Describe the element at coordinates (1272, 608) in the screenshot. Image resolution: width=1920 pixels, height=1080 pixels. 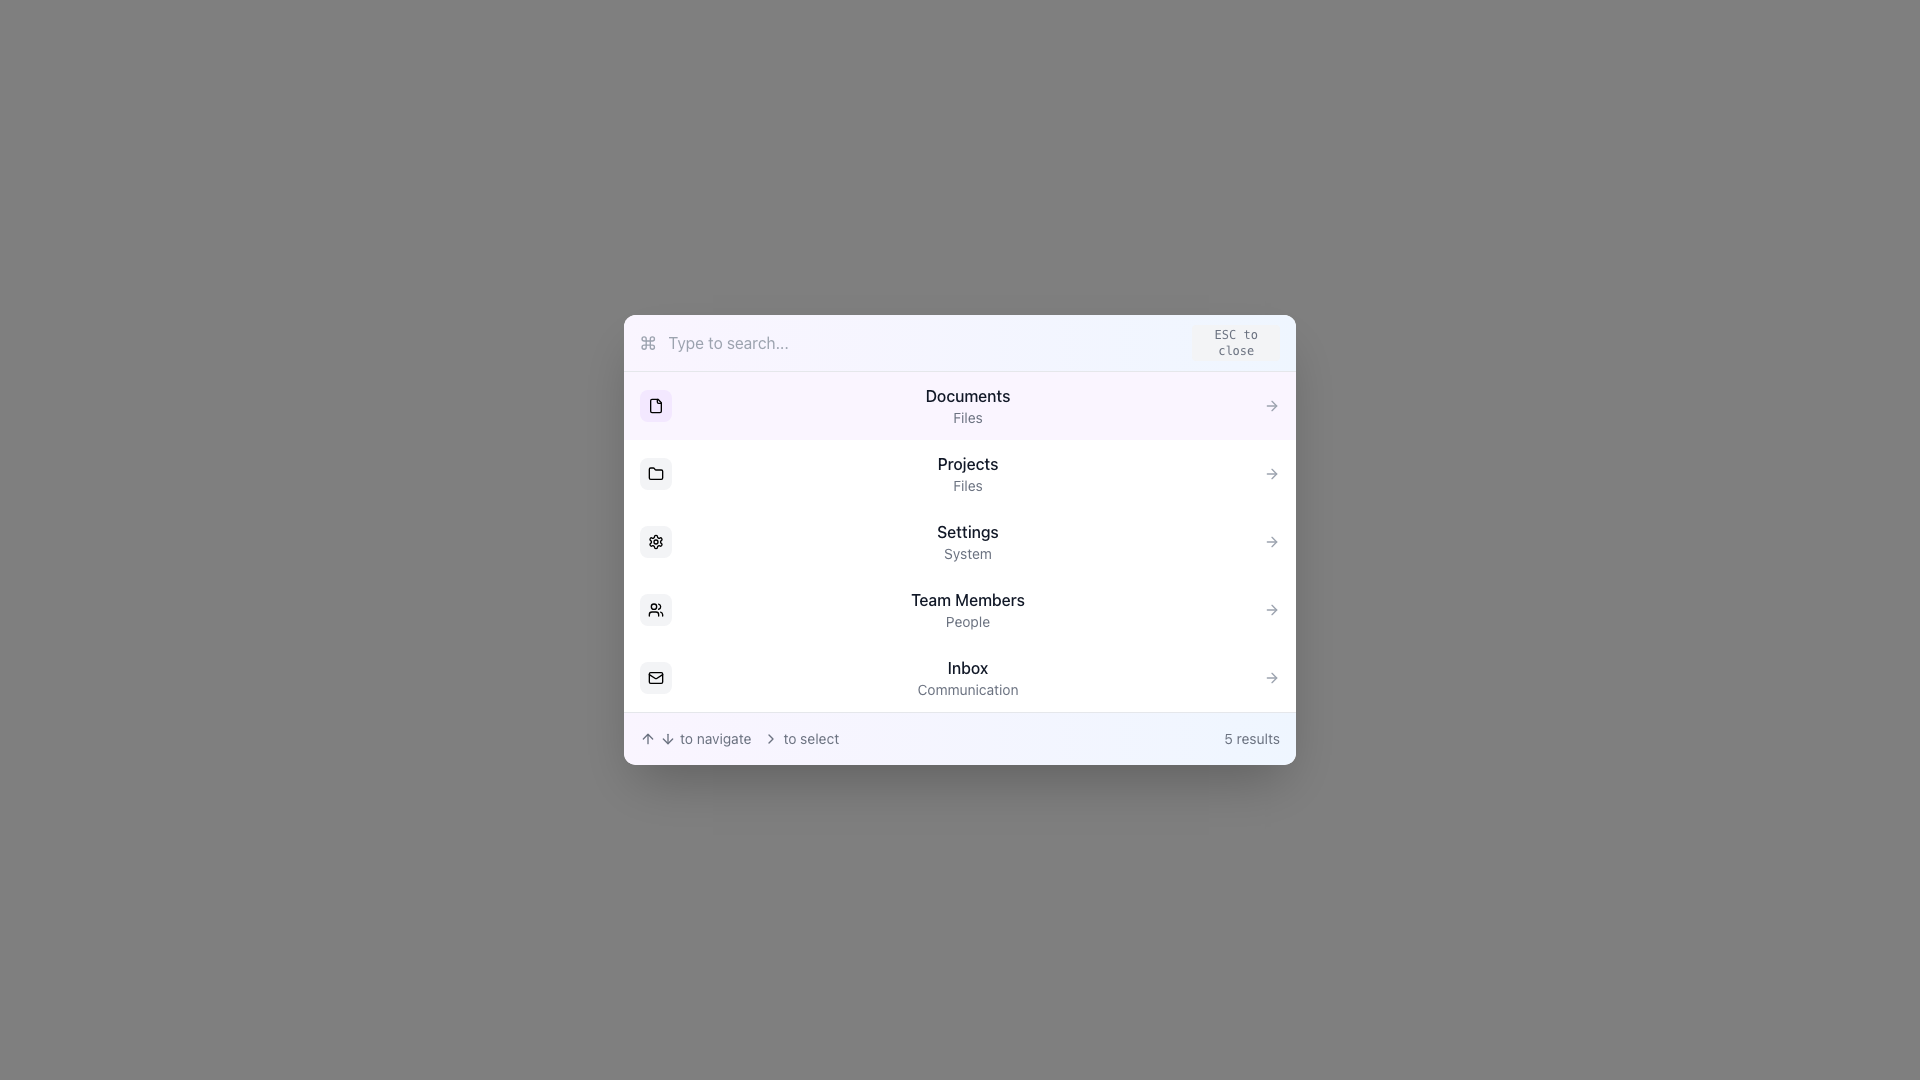
I see `the arrowhead icon on the far-right edge of the 'Team Members' list item` at that location.